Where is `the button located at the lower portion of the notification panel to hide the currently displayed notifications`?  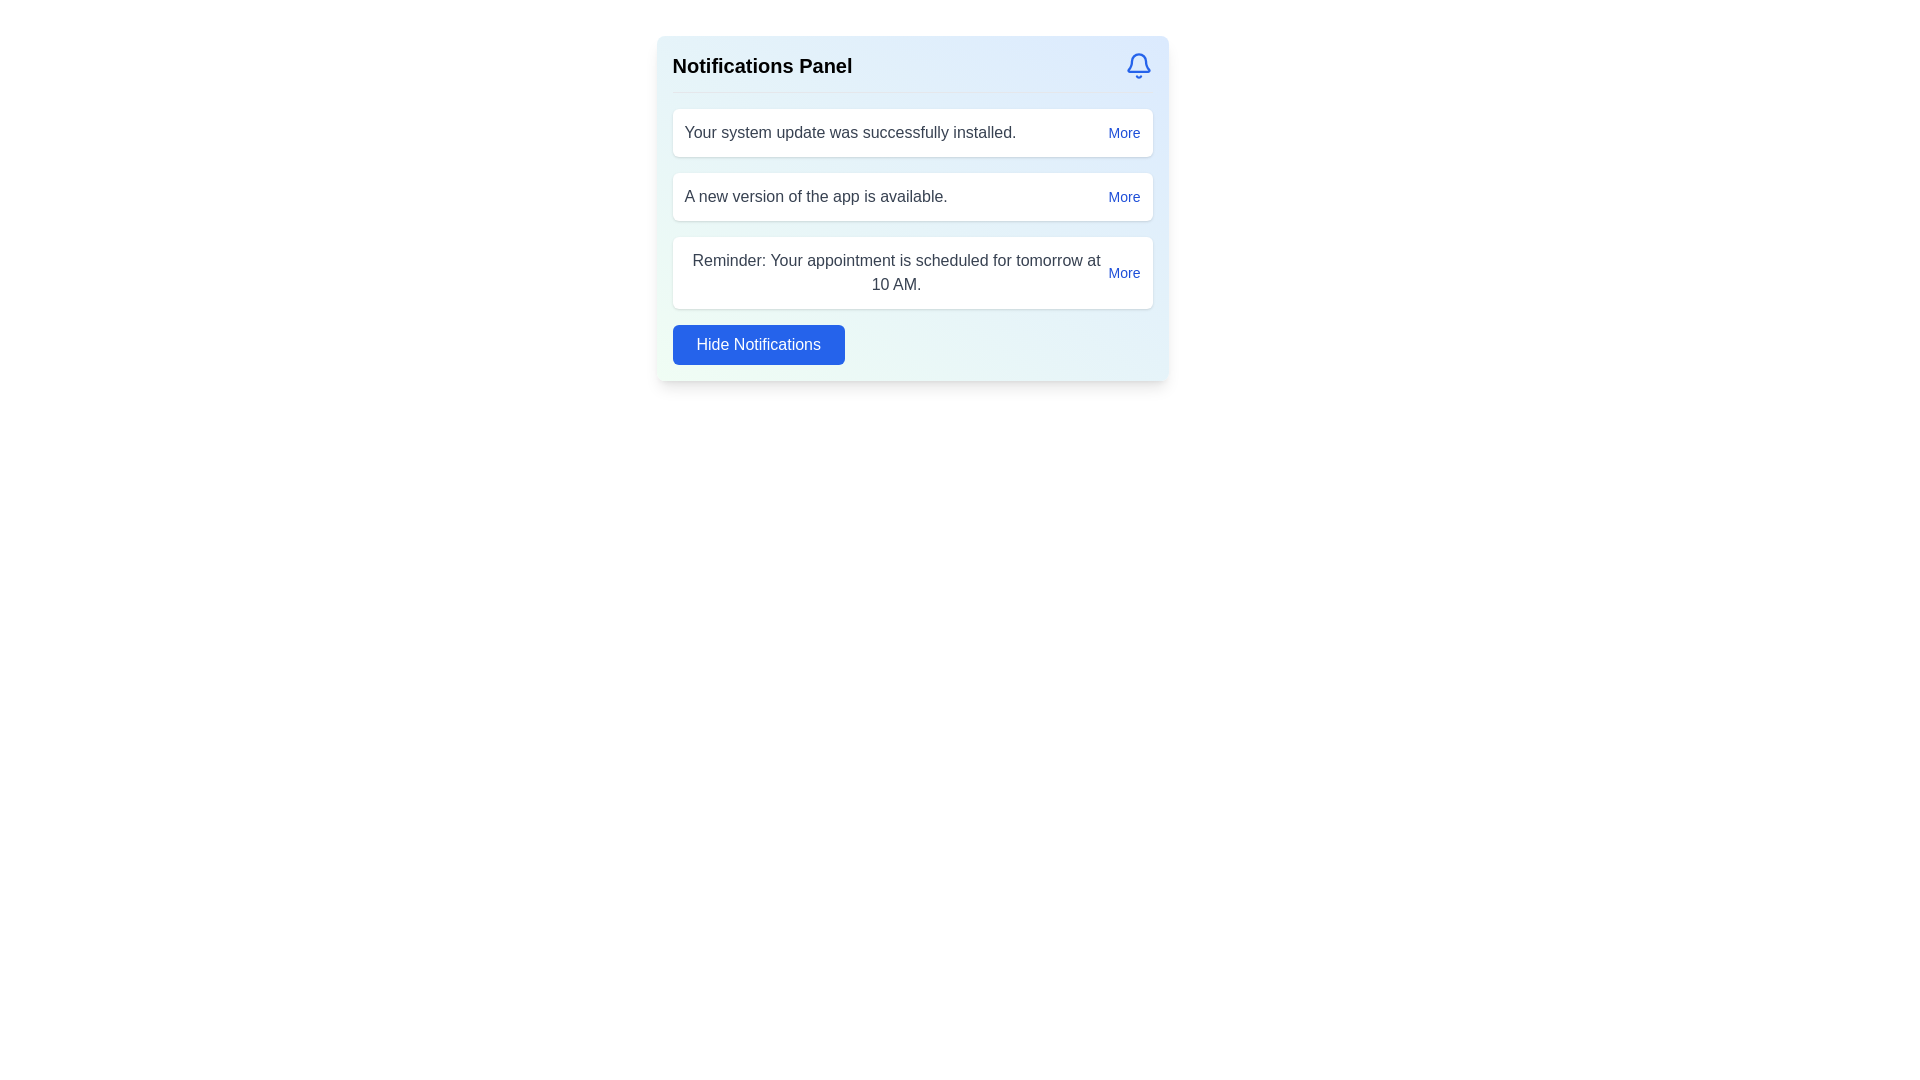 the button located at the lower portion of the notification panel to hide the currently displayed notifications is located at coordinates (757, 343).